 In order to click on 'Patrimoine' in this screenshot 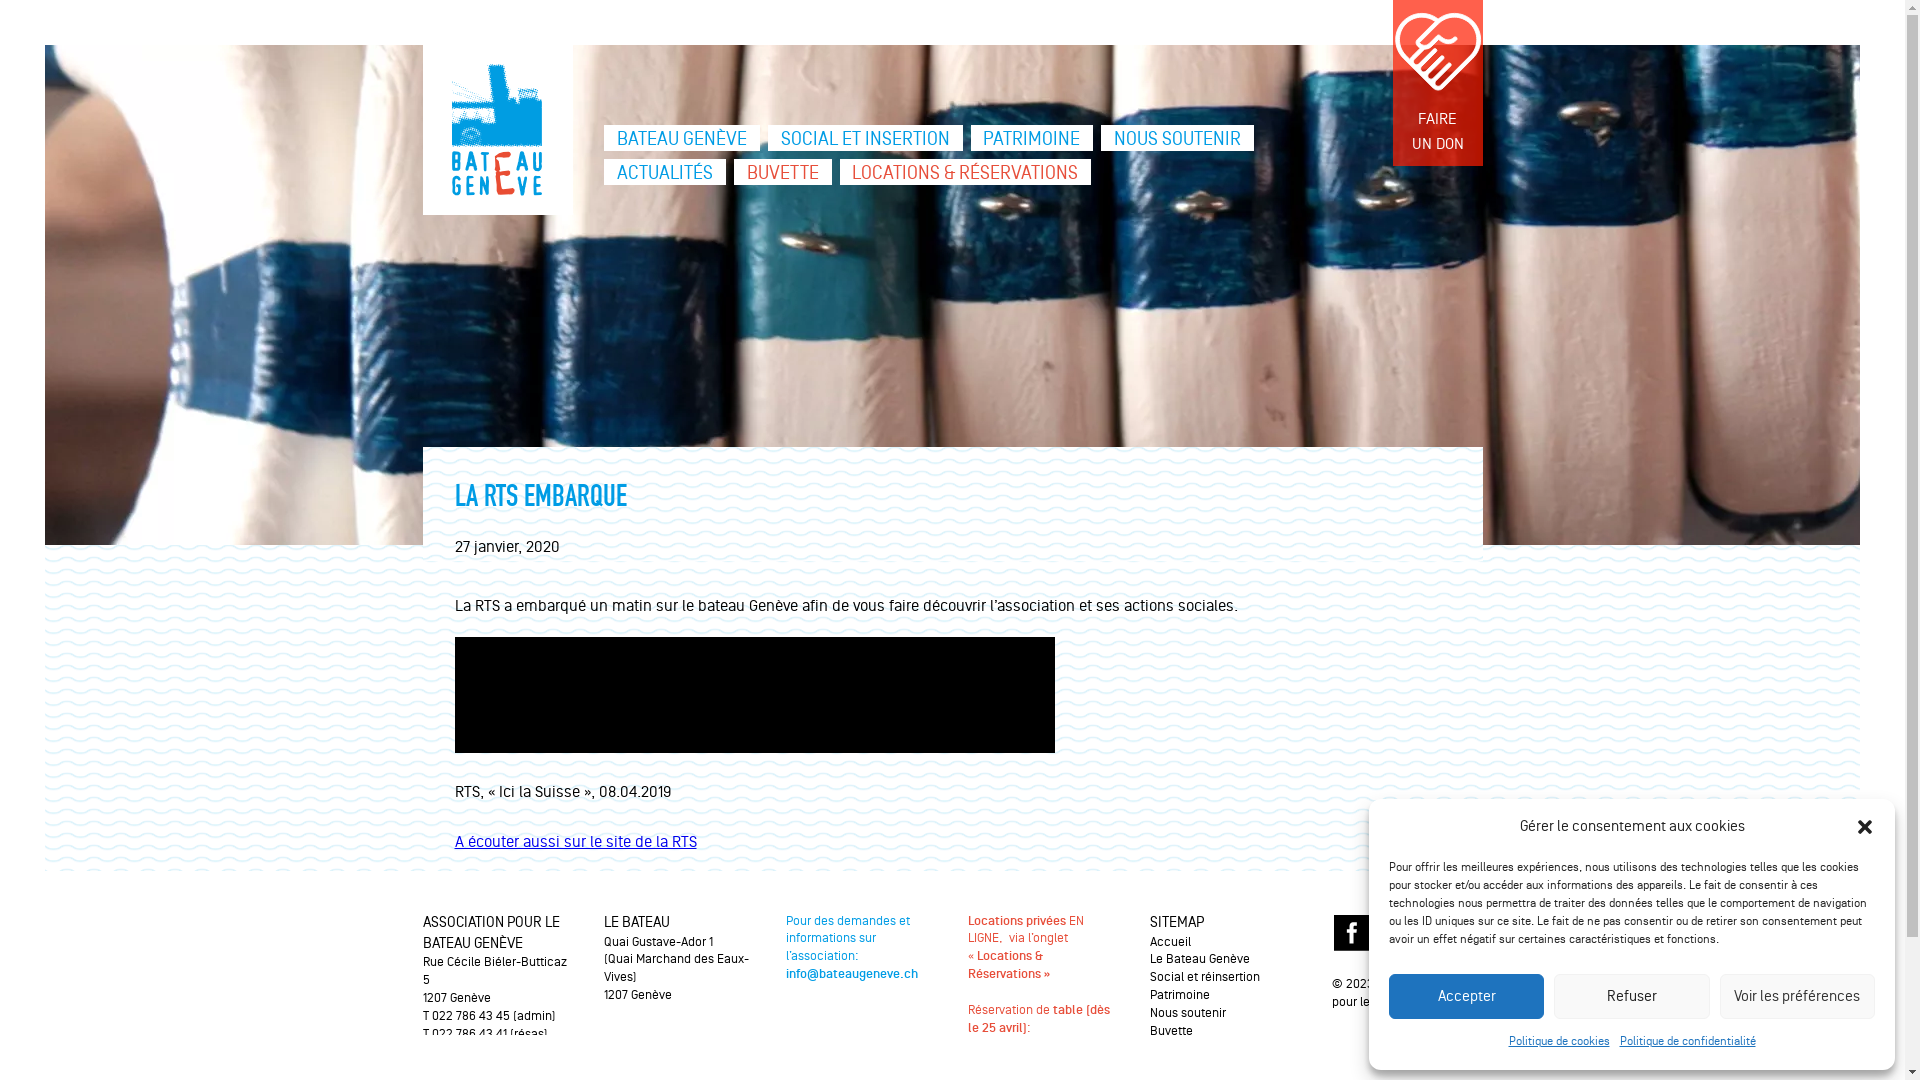, I will do `click(1180, 995)`.